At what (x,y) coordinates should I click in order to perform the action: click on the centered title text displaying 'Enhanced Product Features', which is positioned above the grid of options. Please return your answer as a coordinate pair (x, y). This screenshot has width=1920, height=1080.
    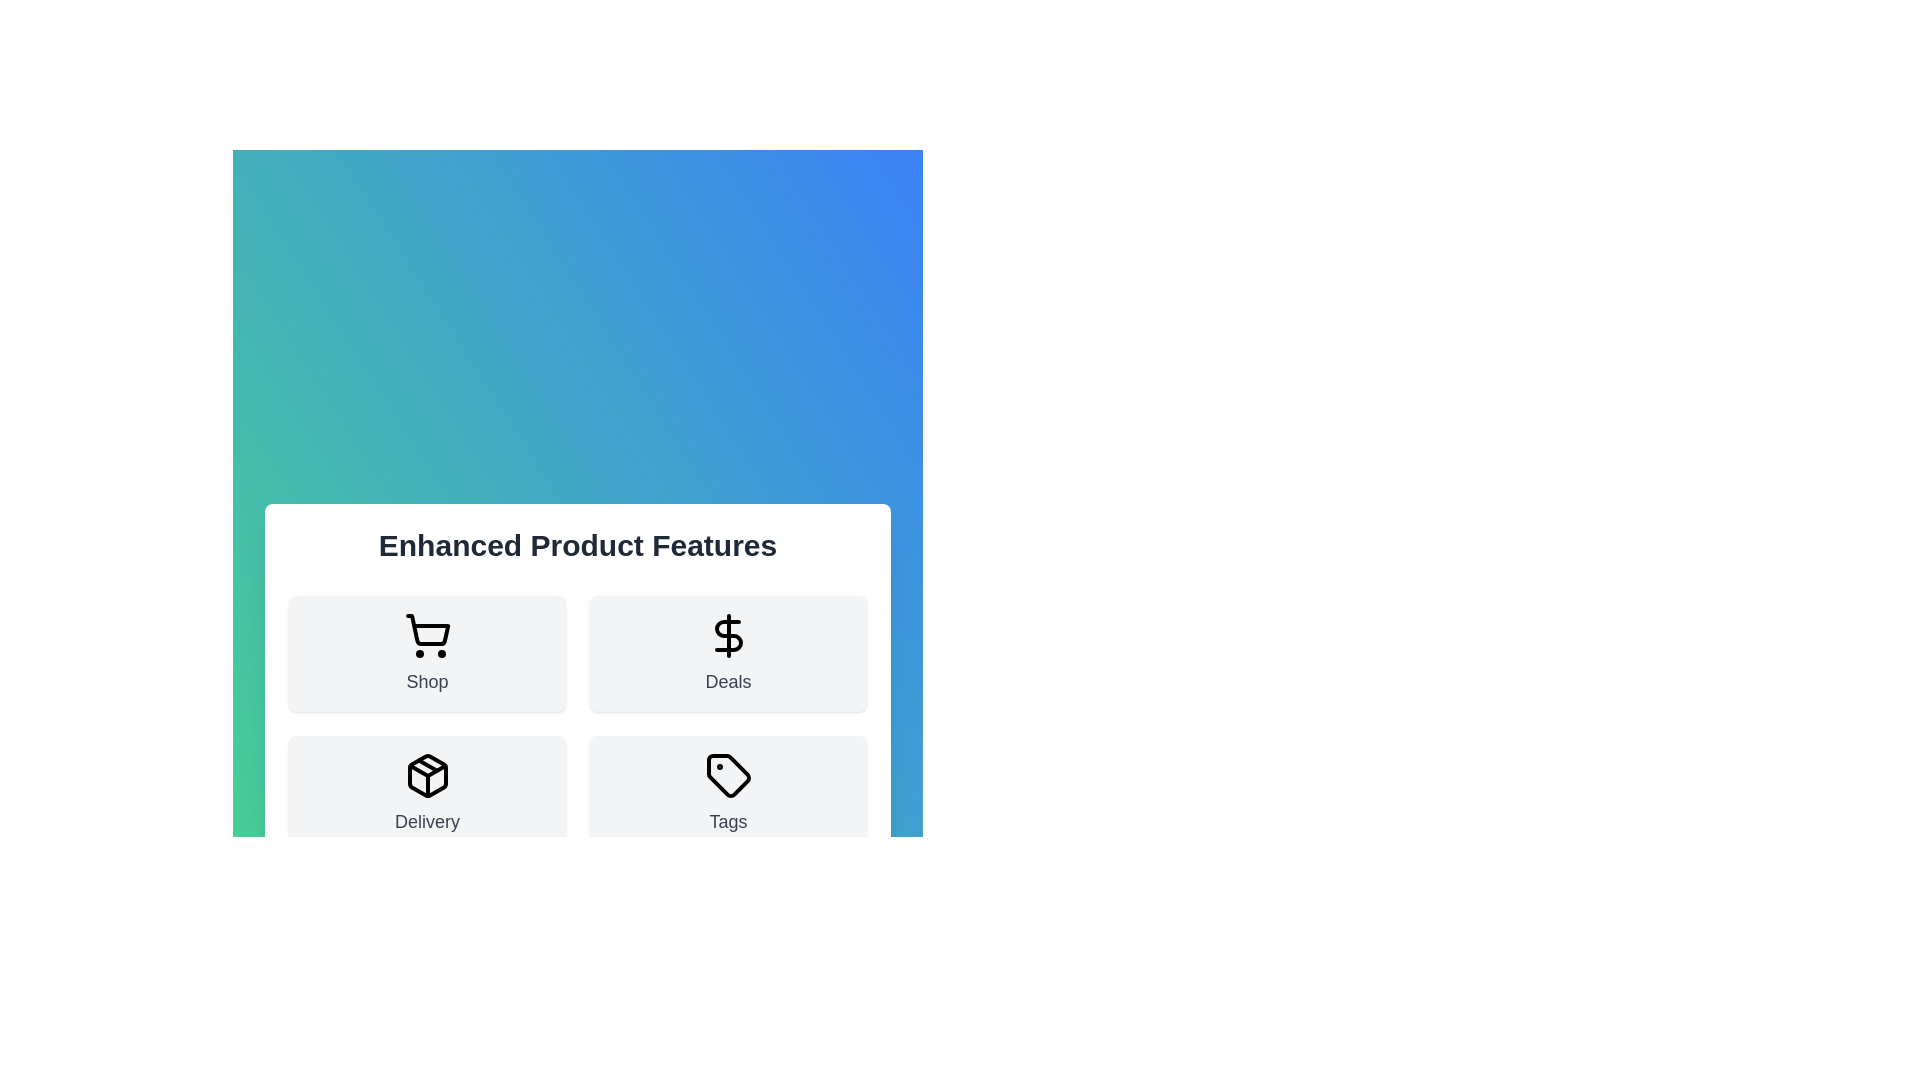
    Looking at the image, I should click on (576, 546).